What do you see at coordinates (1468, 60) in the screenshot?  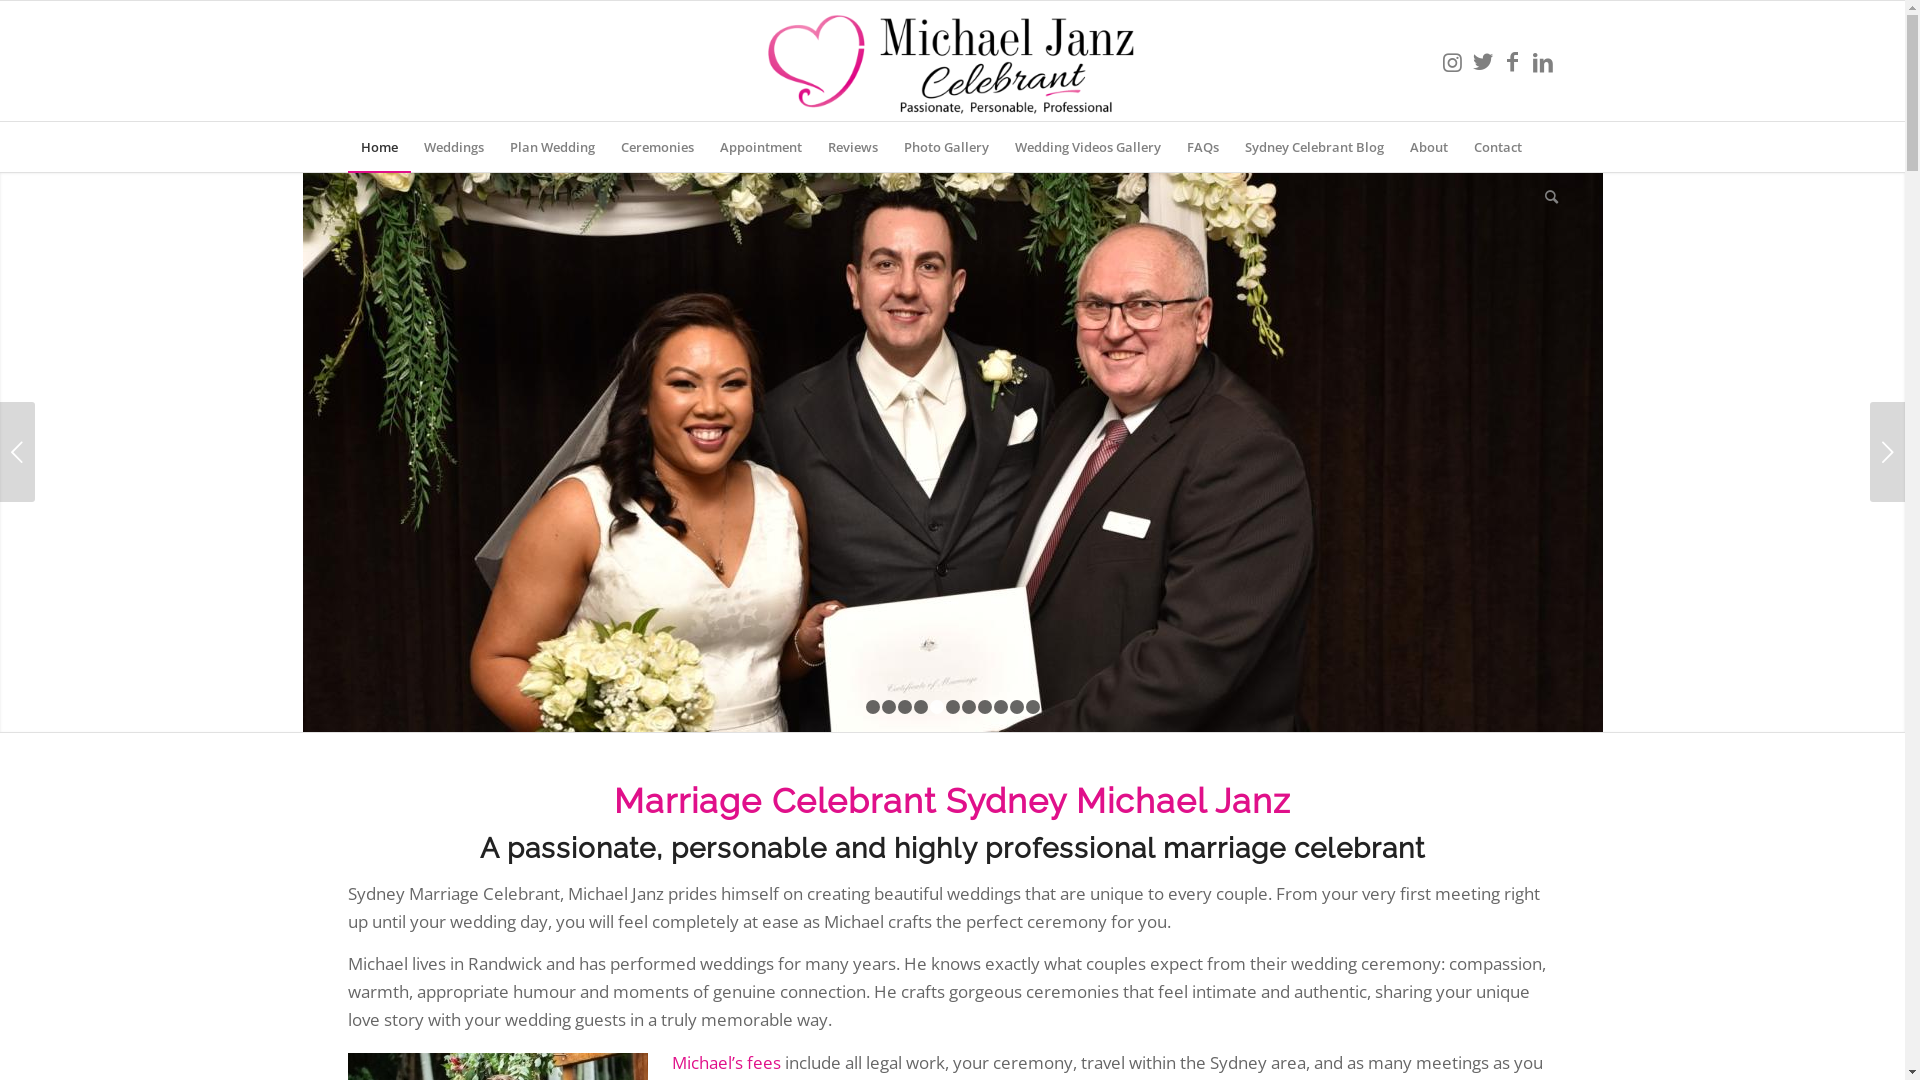 I see `'Twitter'` at bounding box center [1468, 60].